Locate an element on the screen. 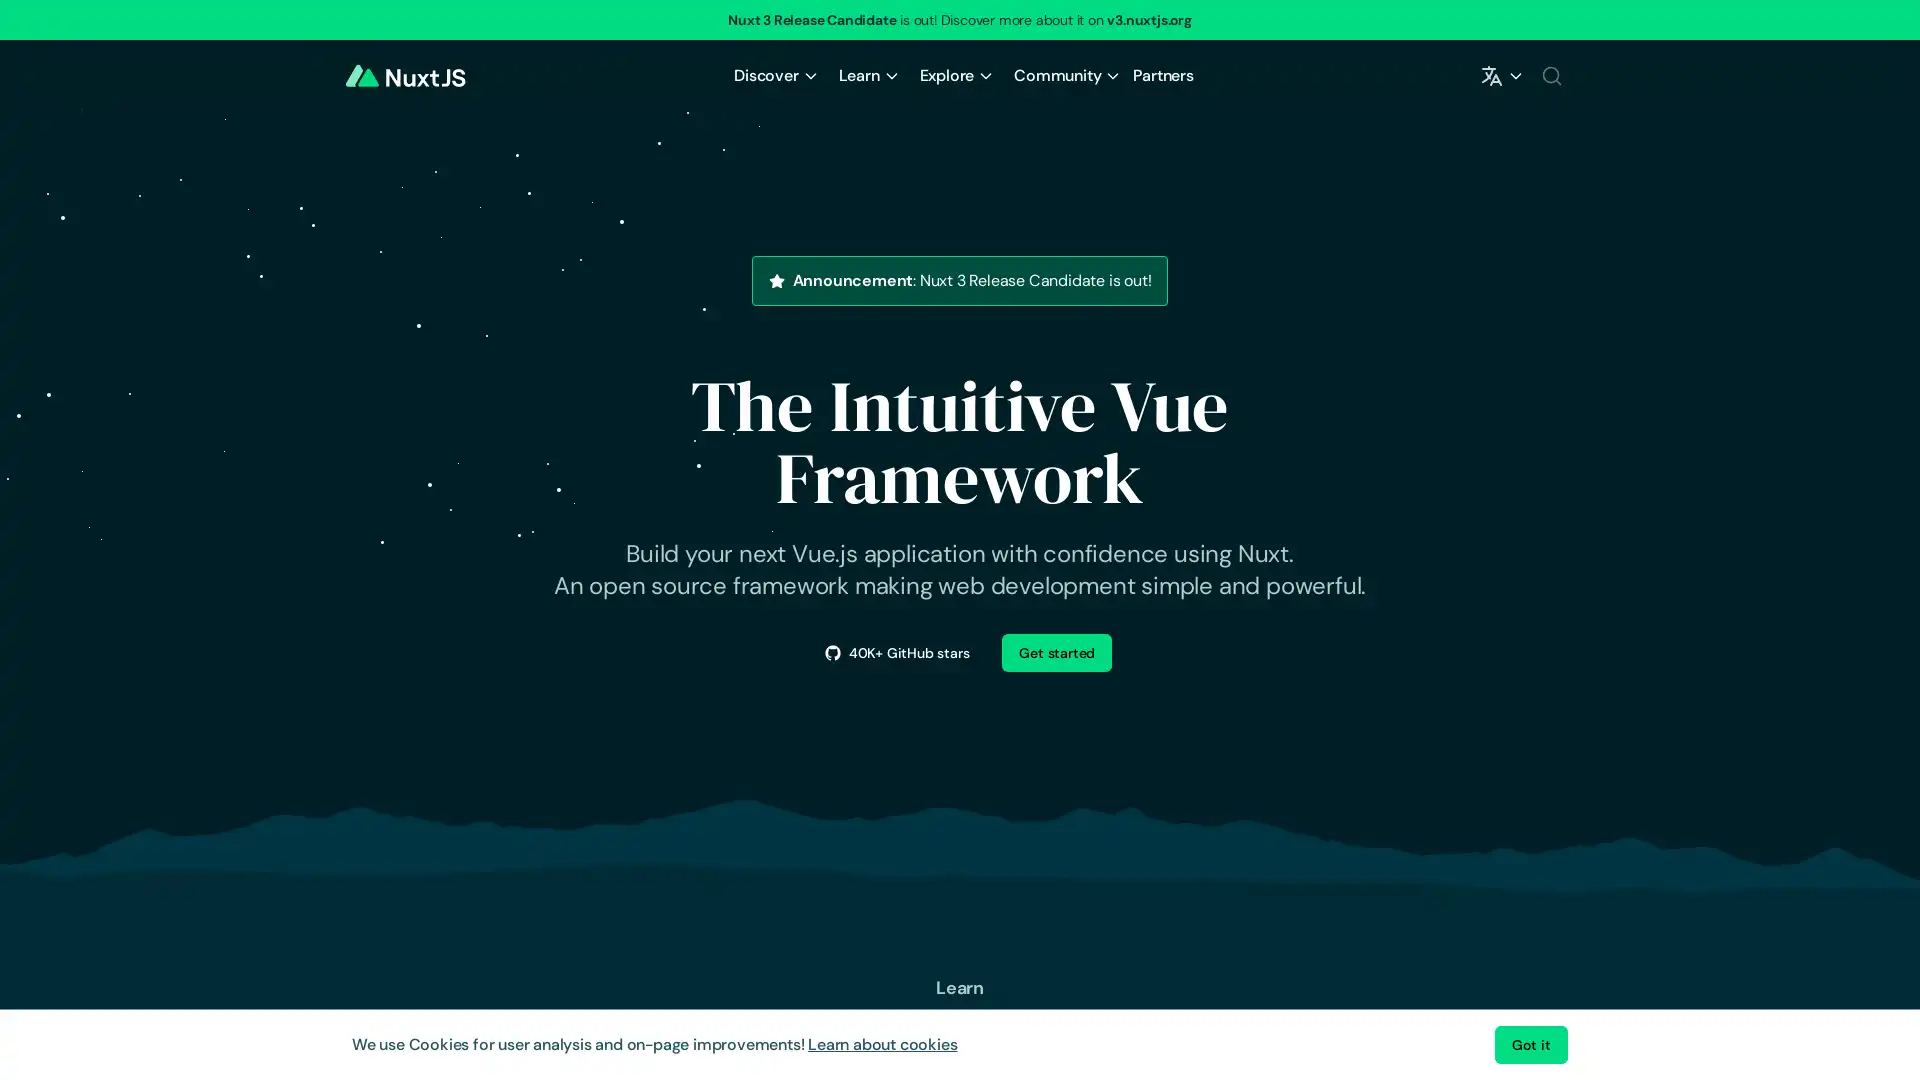 Image resolution: width=1920 pixels, height=1080 pixels. Search is located at coordinates (1550, 75).